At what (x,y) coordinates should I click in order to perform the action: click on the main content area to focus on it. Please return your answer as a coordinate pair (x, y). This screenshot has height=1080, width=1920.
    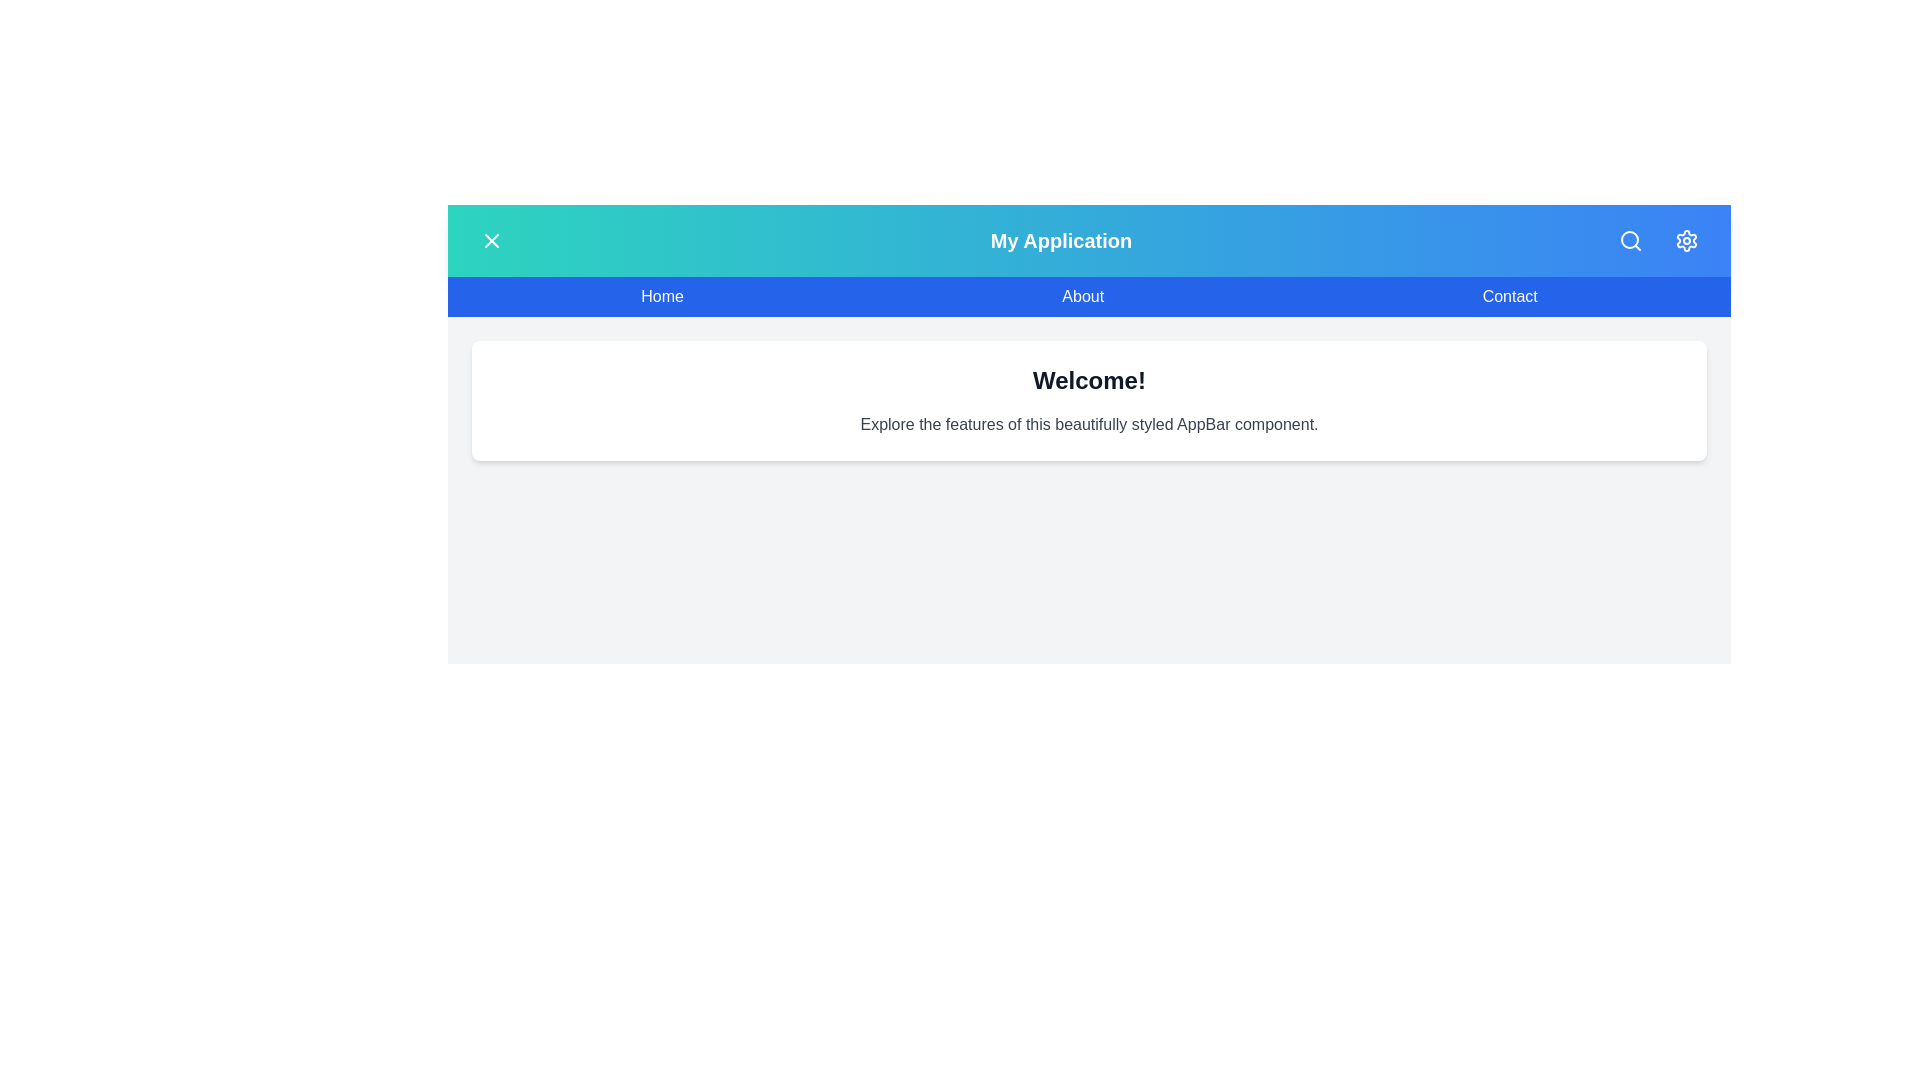
    Looking at the image, I should click on (1088, 800).